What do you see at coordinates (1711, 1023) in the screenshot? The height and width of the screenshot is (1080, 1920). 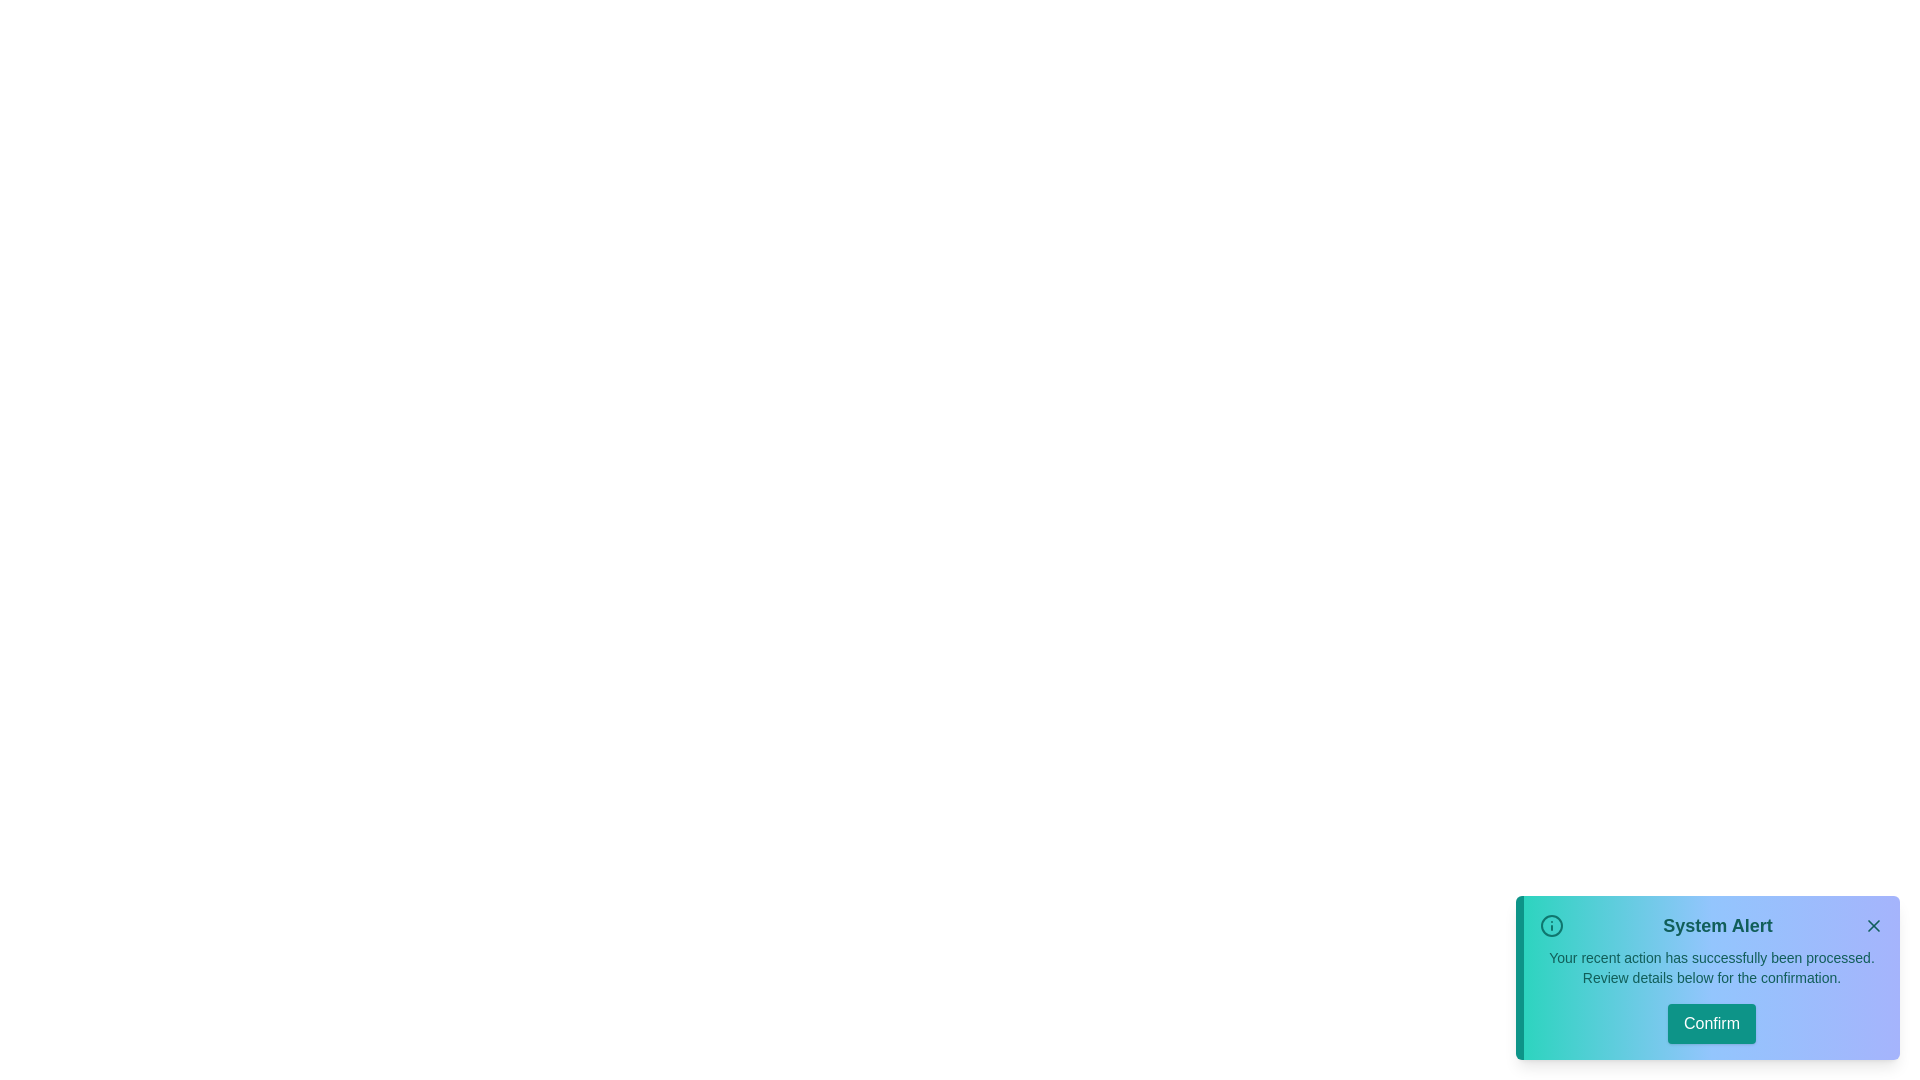 I see `the 'Confirm' button to confirm the action` at bounding box center [1711, 1023].